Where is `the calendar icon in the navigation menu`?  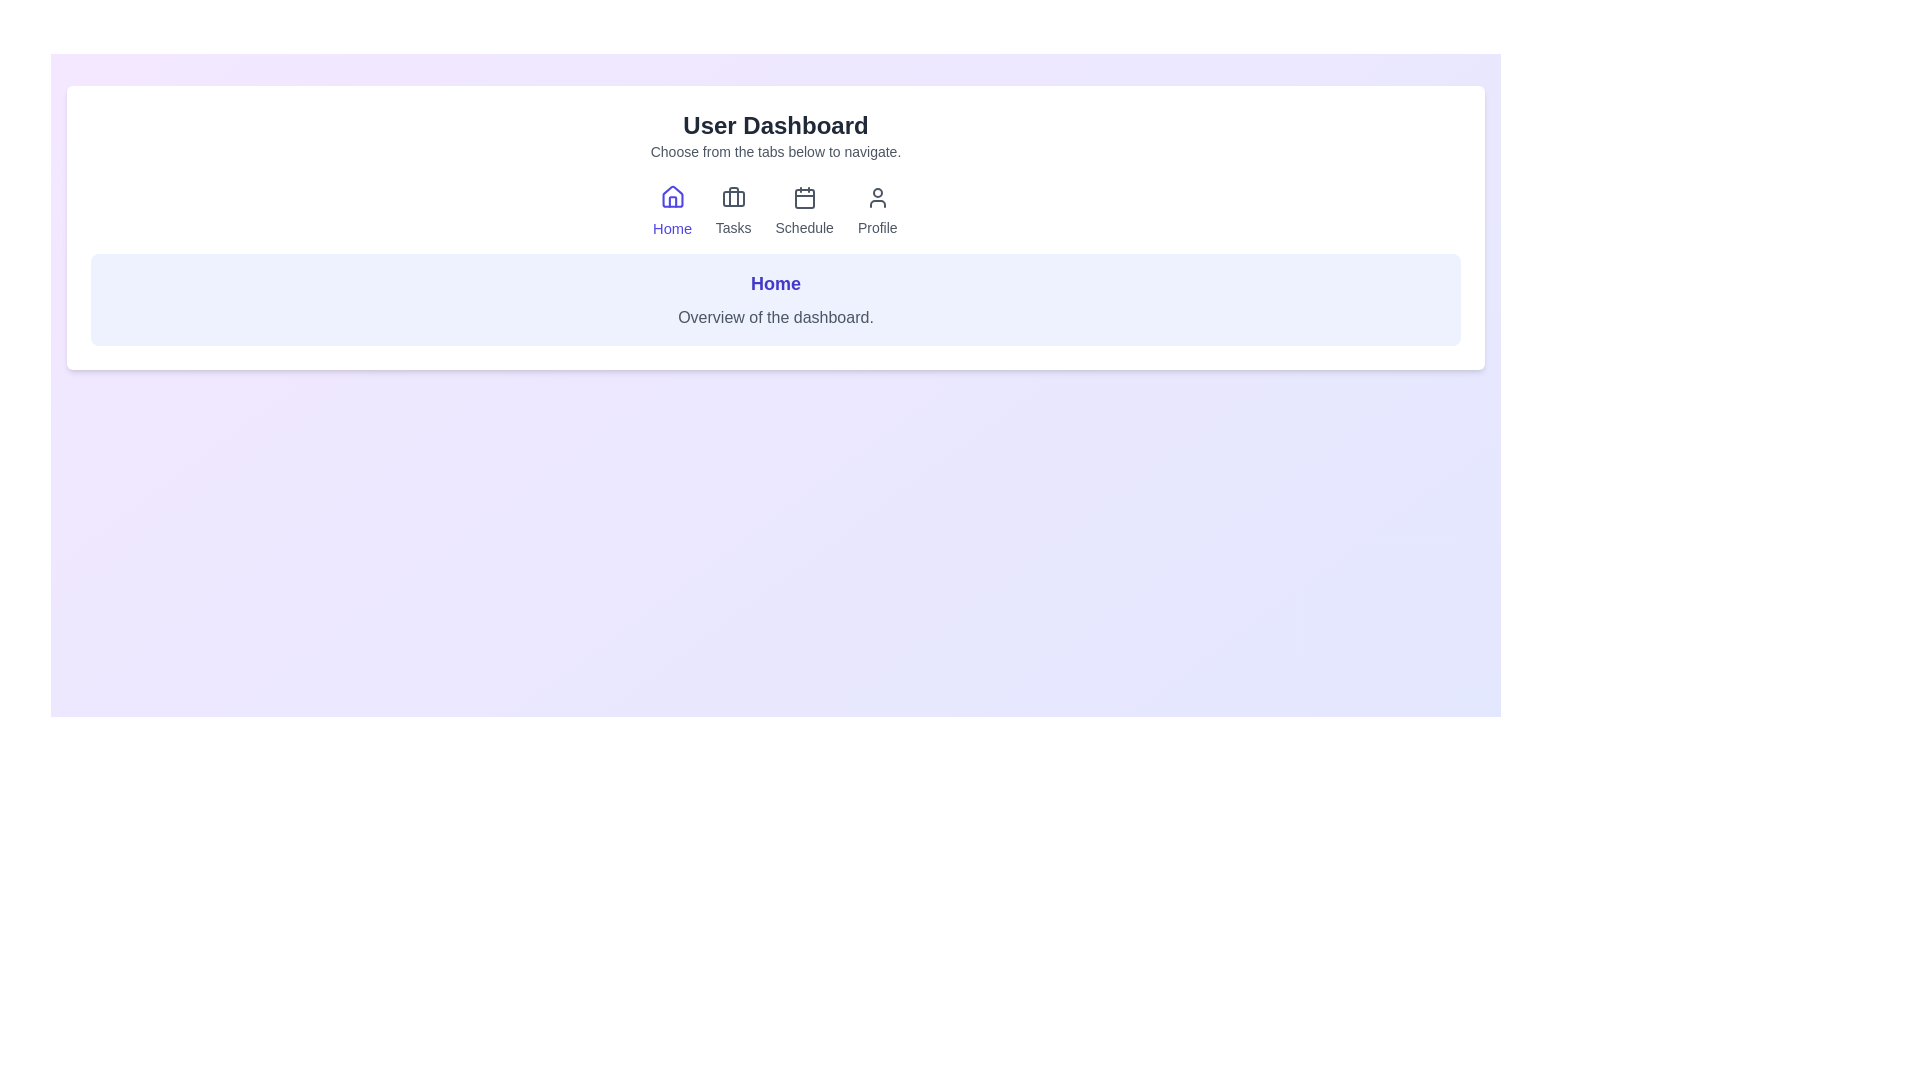 the calendar icon in the navigation menu is located at coordinates (804, 197).